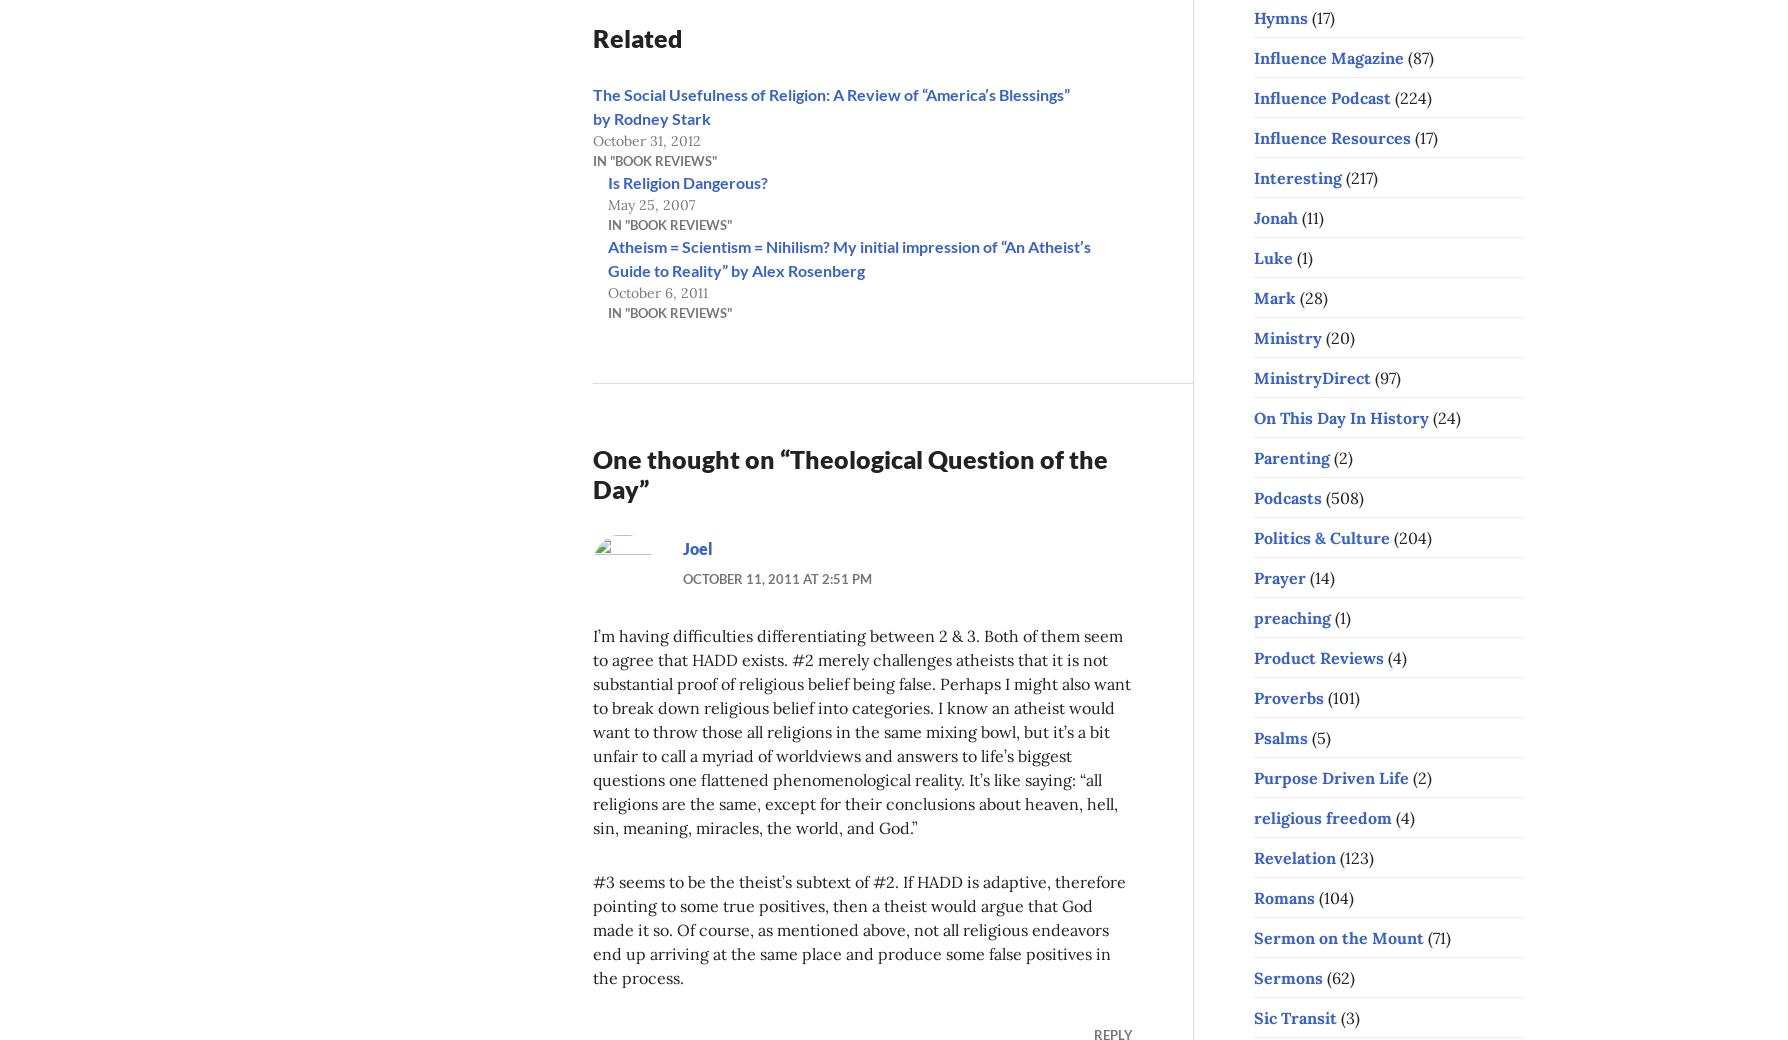 Image resolution: width=1788 pixels, height=1040 pixels. Describe the element at coordinates (1287, 976) in the screenshot. I see `'Sermons'` at that location.